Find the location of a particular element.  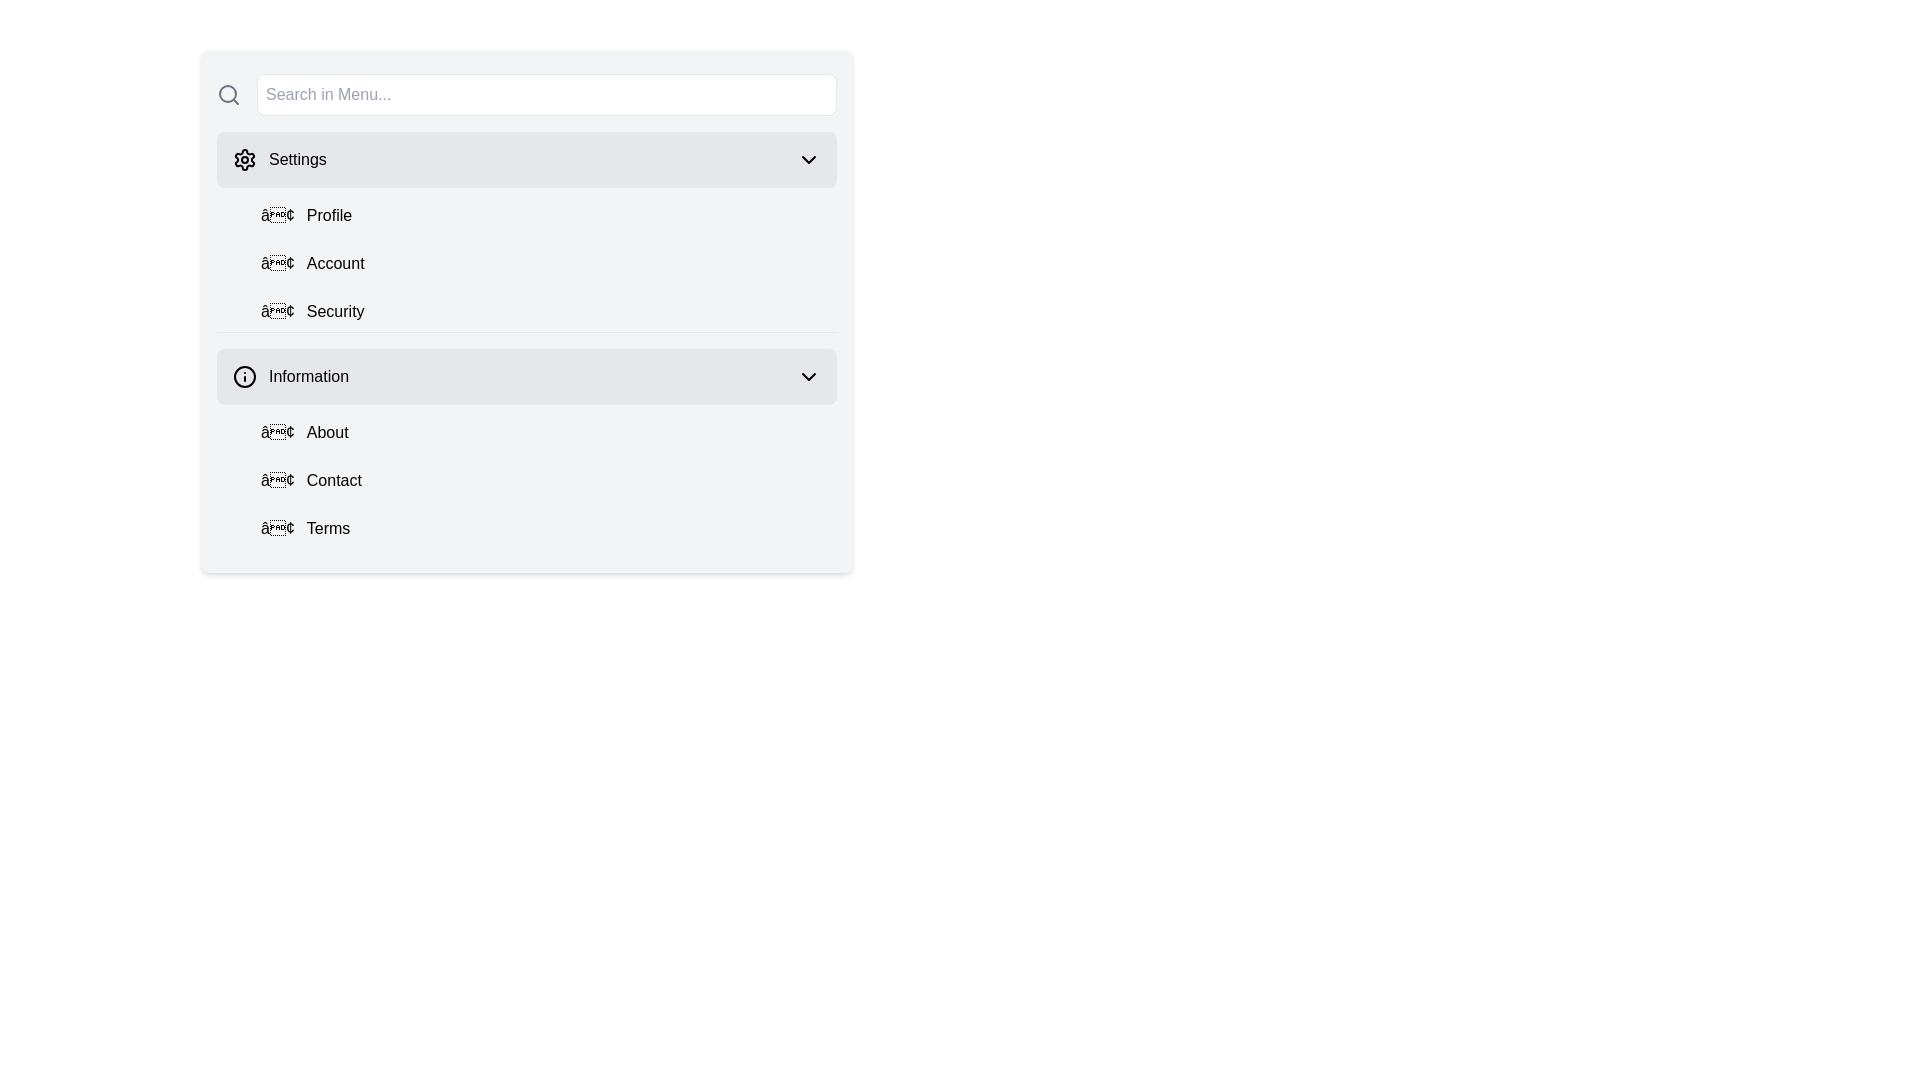

small textual icon resembling a dot or bullet point located to the left of the 'Terms' label in the 'Information' section of the dropdown menu is located at coordinates (276, 527).